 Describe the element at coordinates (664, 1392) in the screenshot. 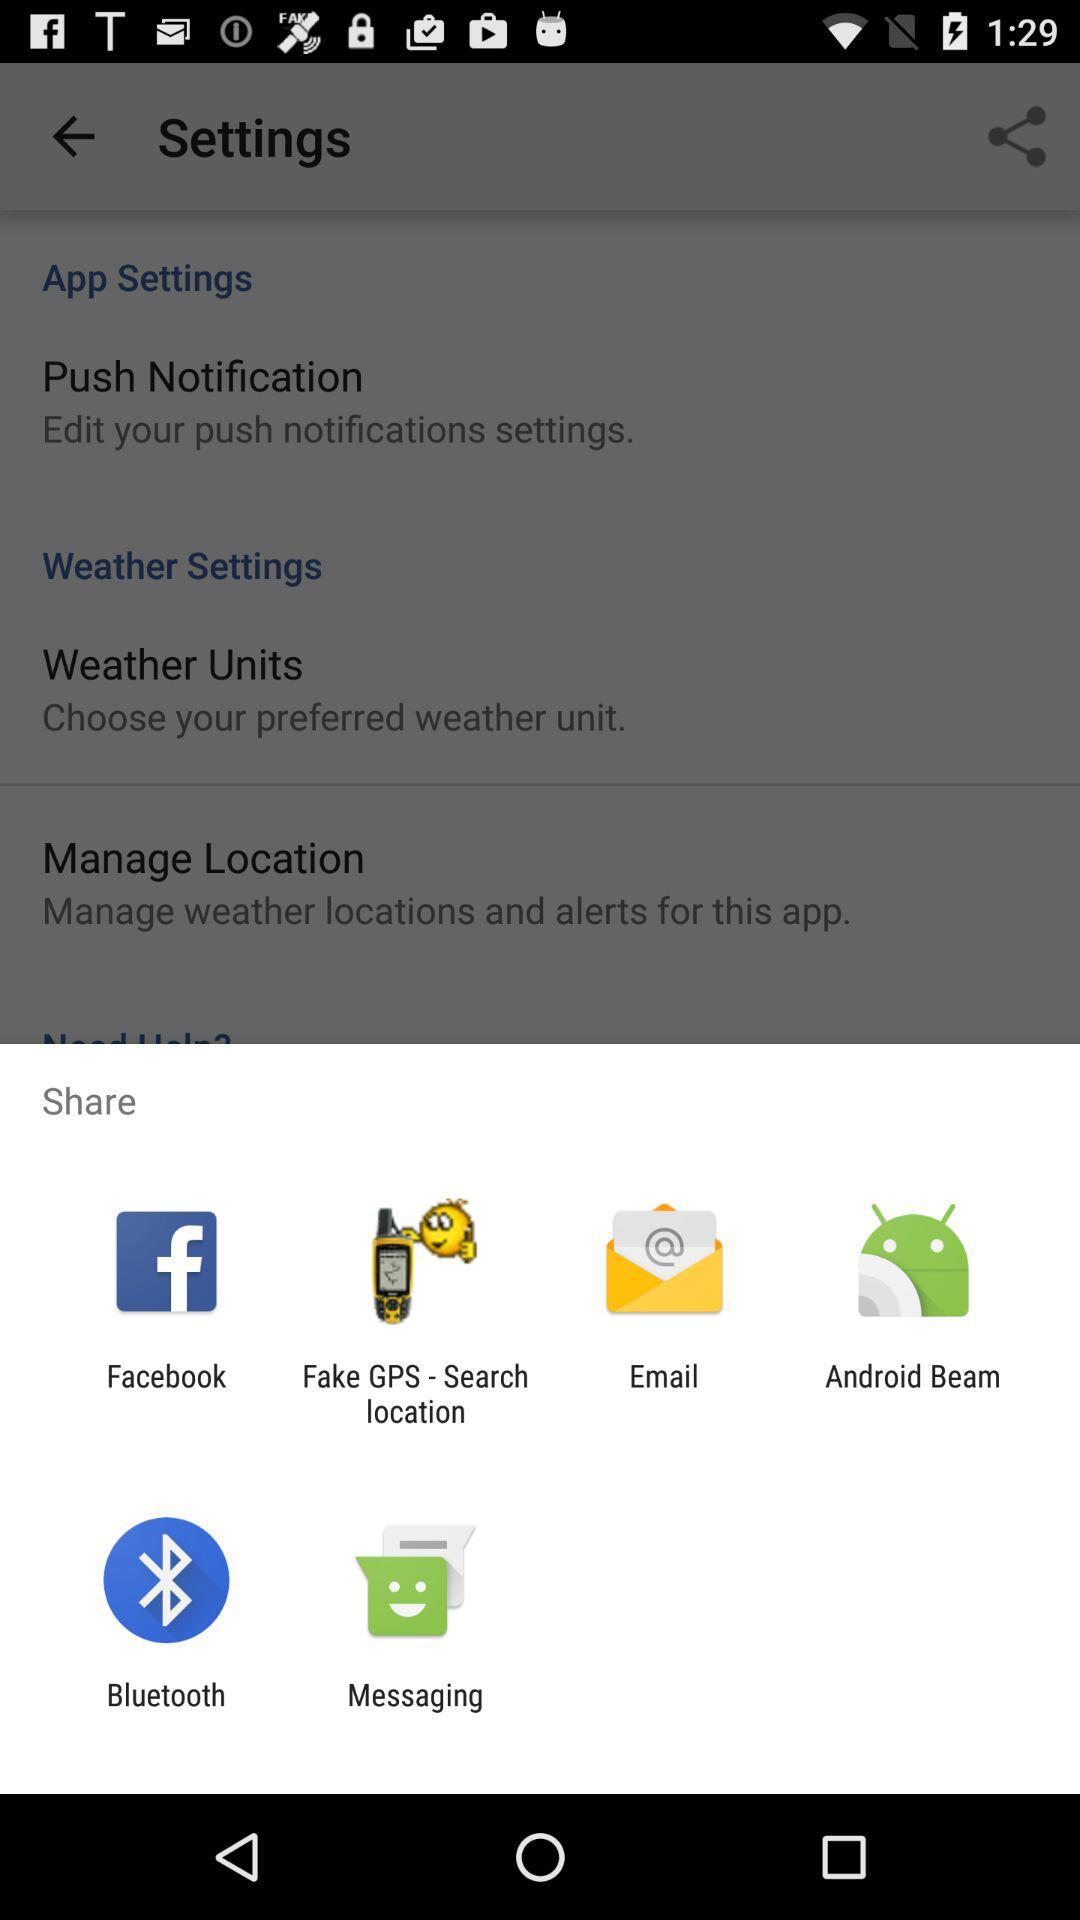

I see `email app` at that location.